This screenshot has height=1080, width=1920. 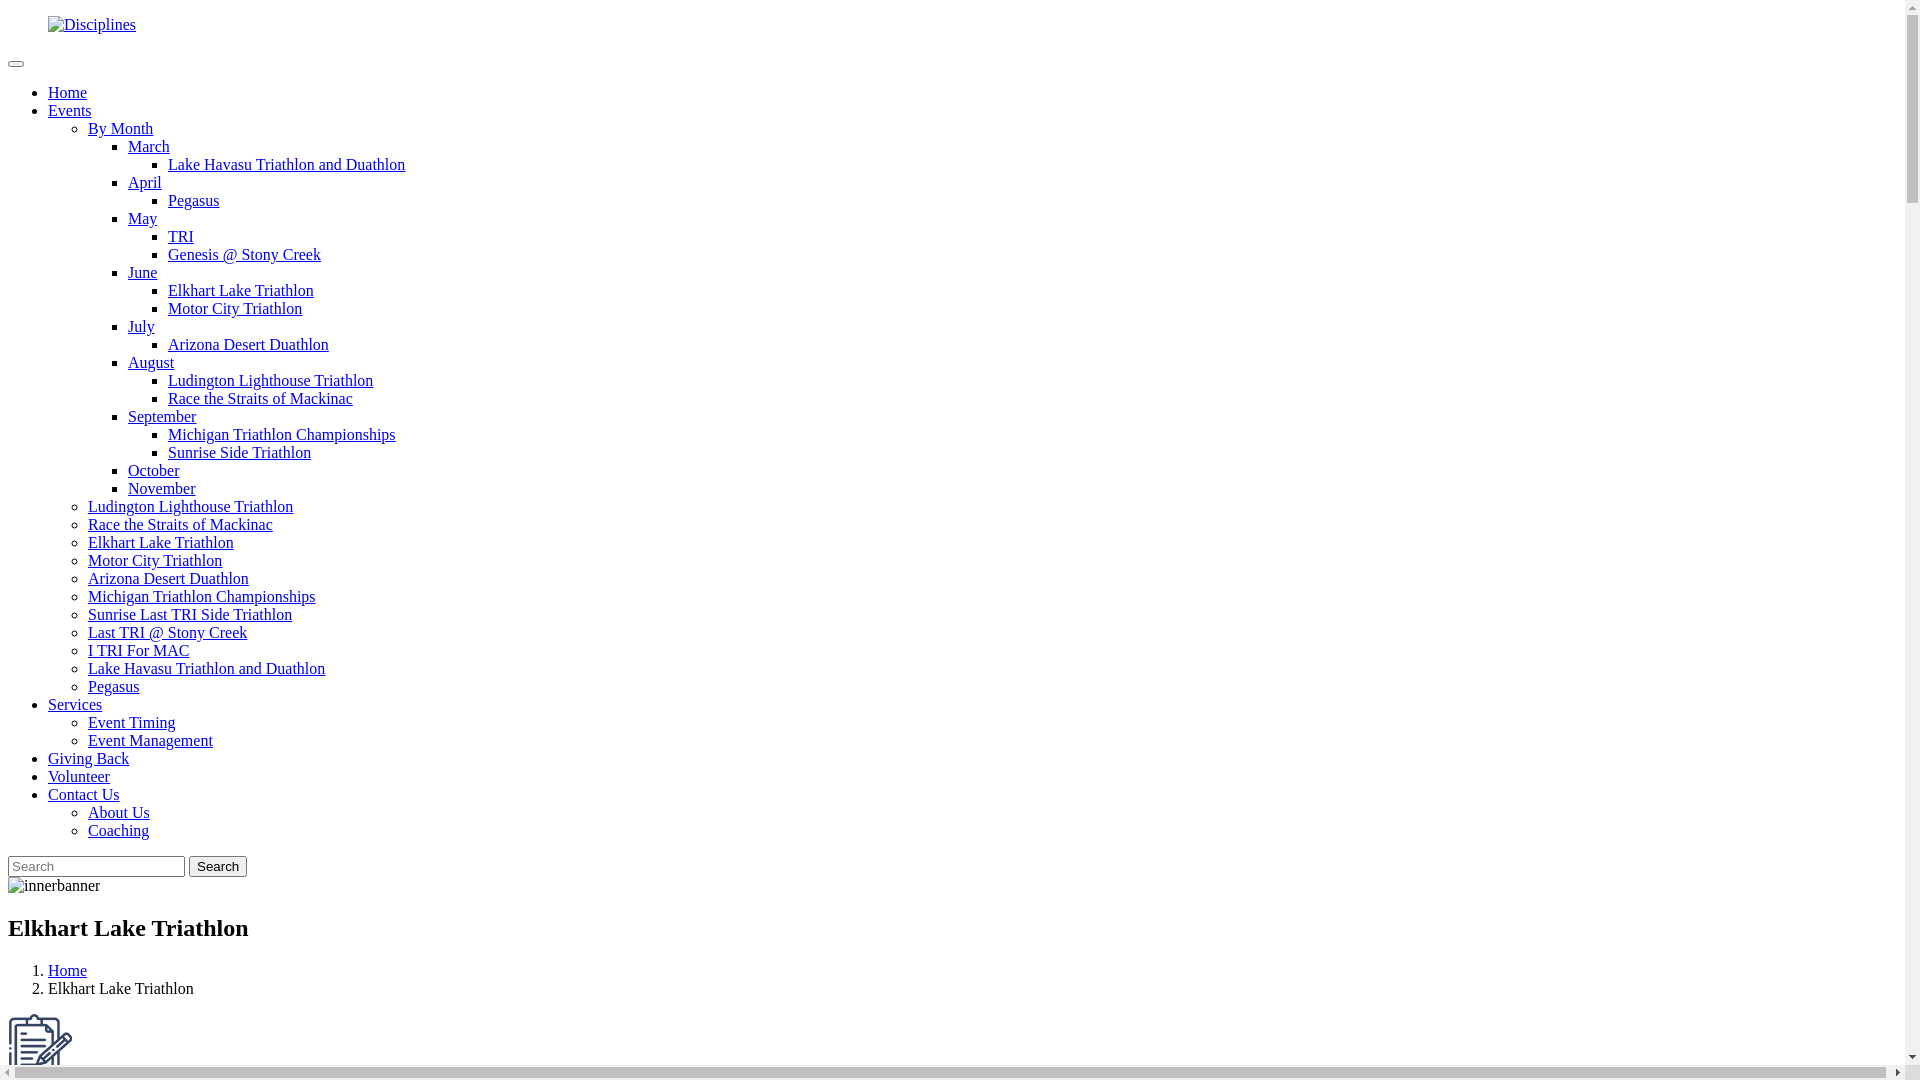 What do you see at coordinates (152, 470) in the screenshot?
I see `'October'` at bounding box center [152, 470].